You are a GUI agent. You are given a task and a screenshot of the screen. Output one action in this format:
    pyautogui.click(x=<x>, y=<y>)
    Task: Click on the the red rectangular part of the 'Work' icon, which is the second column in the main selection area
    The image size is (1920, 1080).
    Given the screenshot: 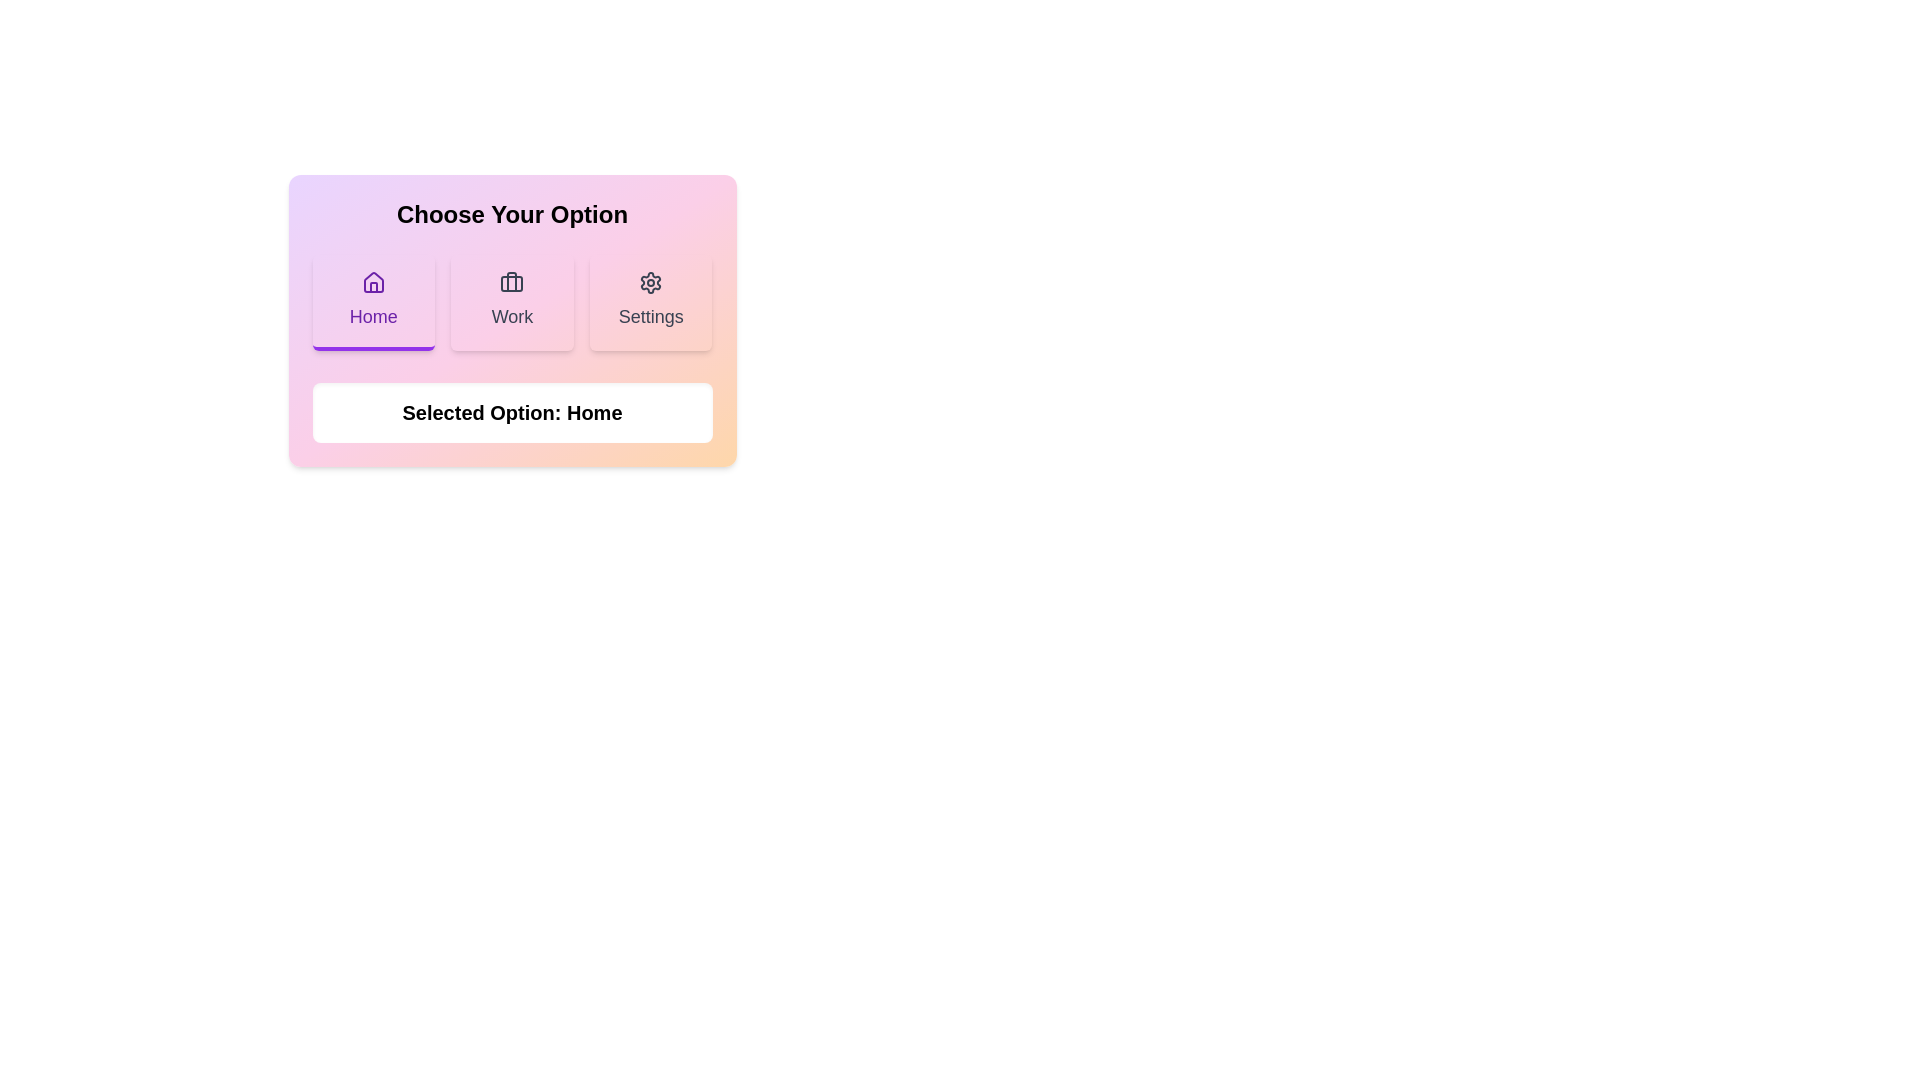 What is the action you would take?
    pyautogui.click(x=512, y=284)
    